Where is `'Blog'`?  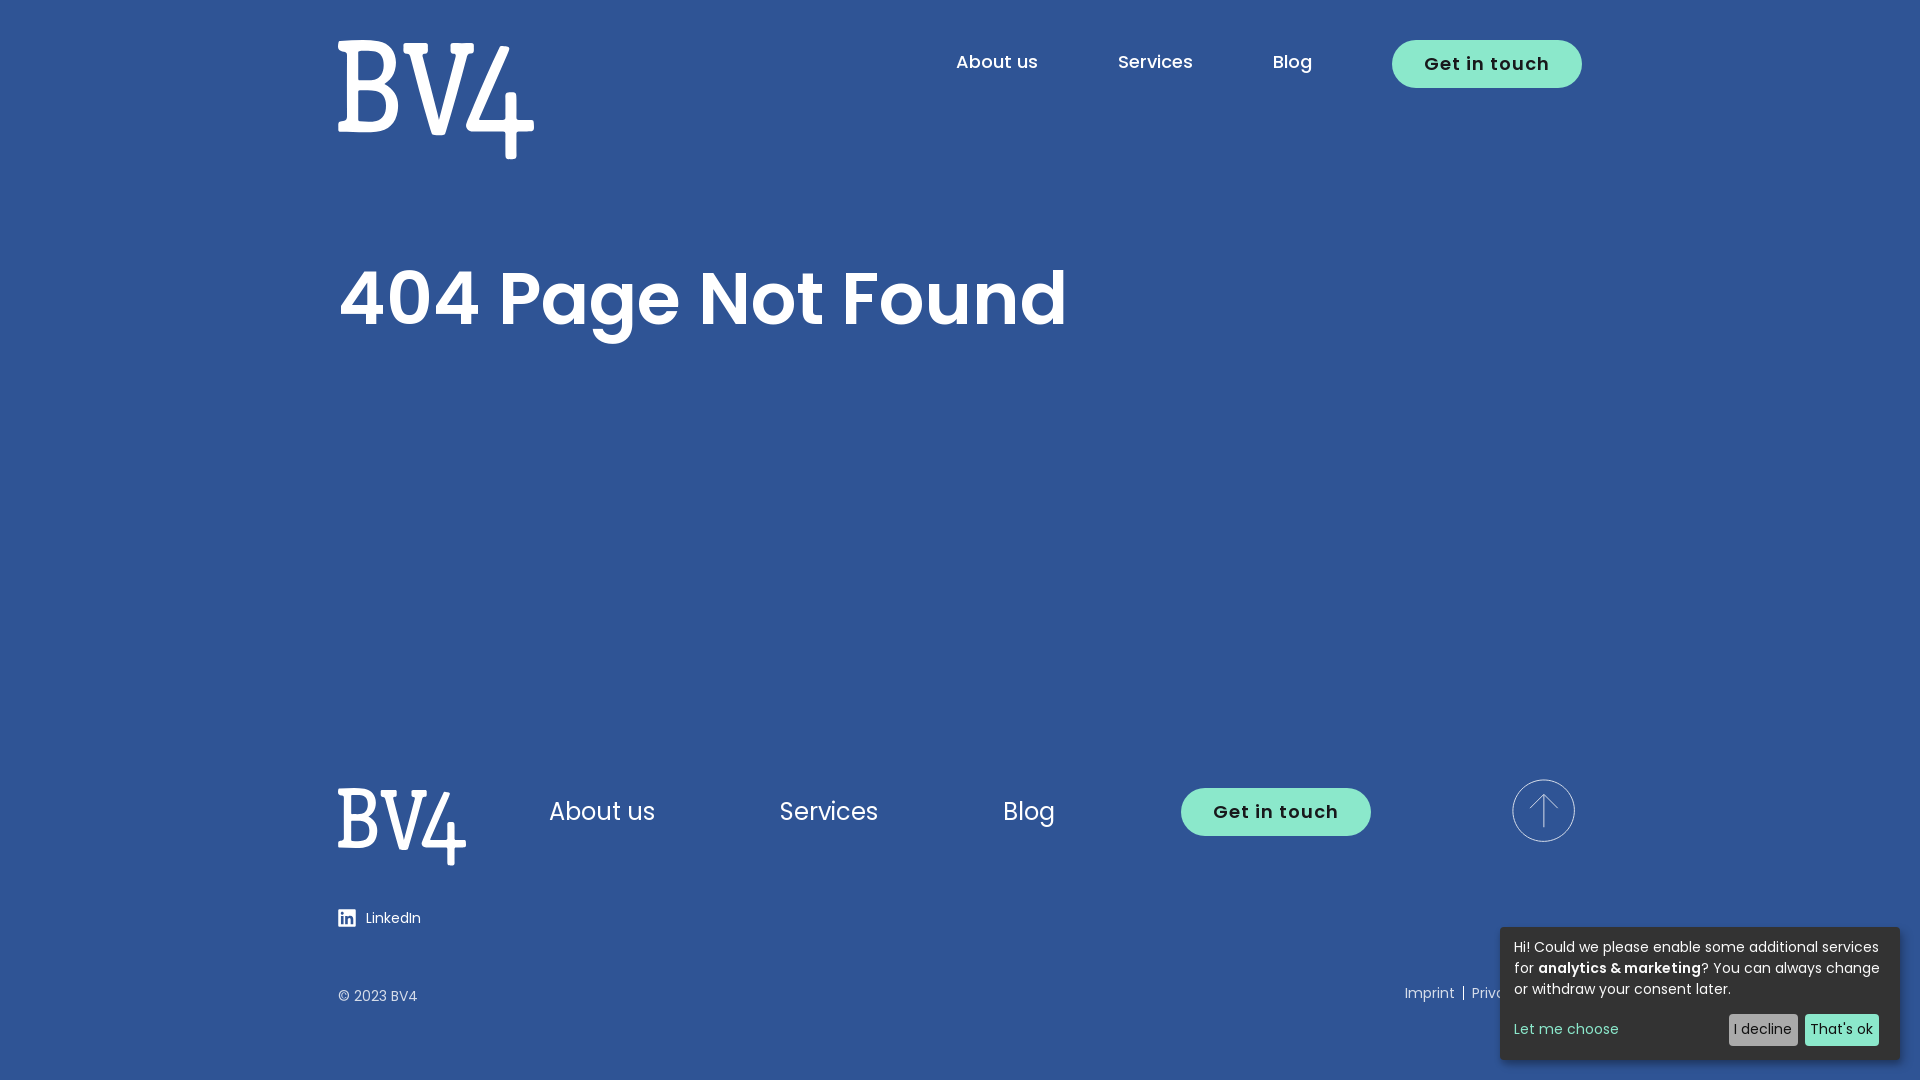 'Blog' is located at coordinates (1028, 811).